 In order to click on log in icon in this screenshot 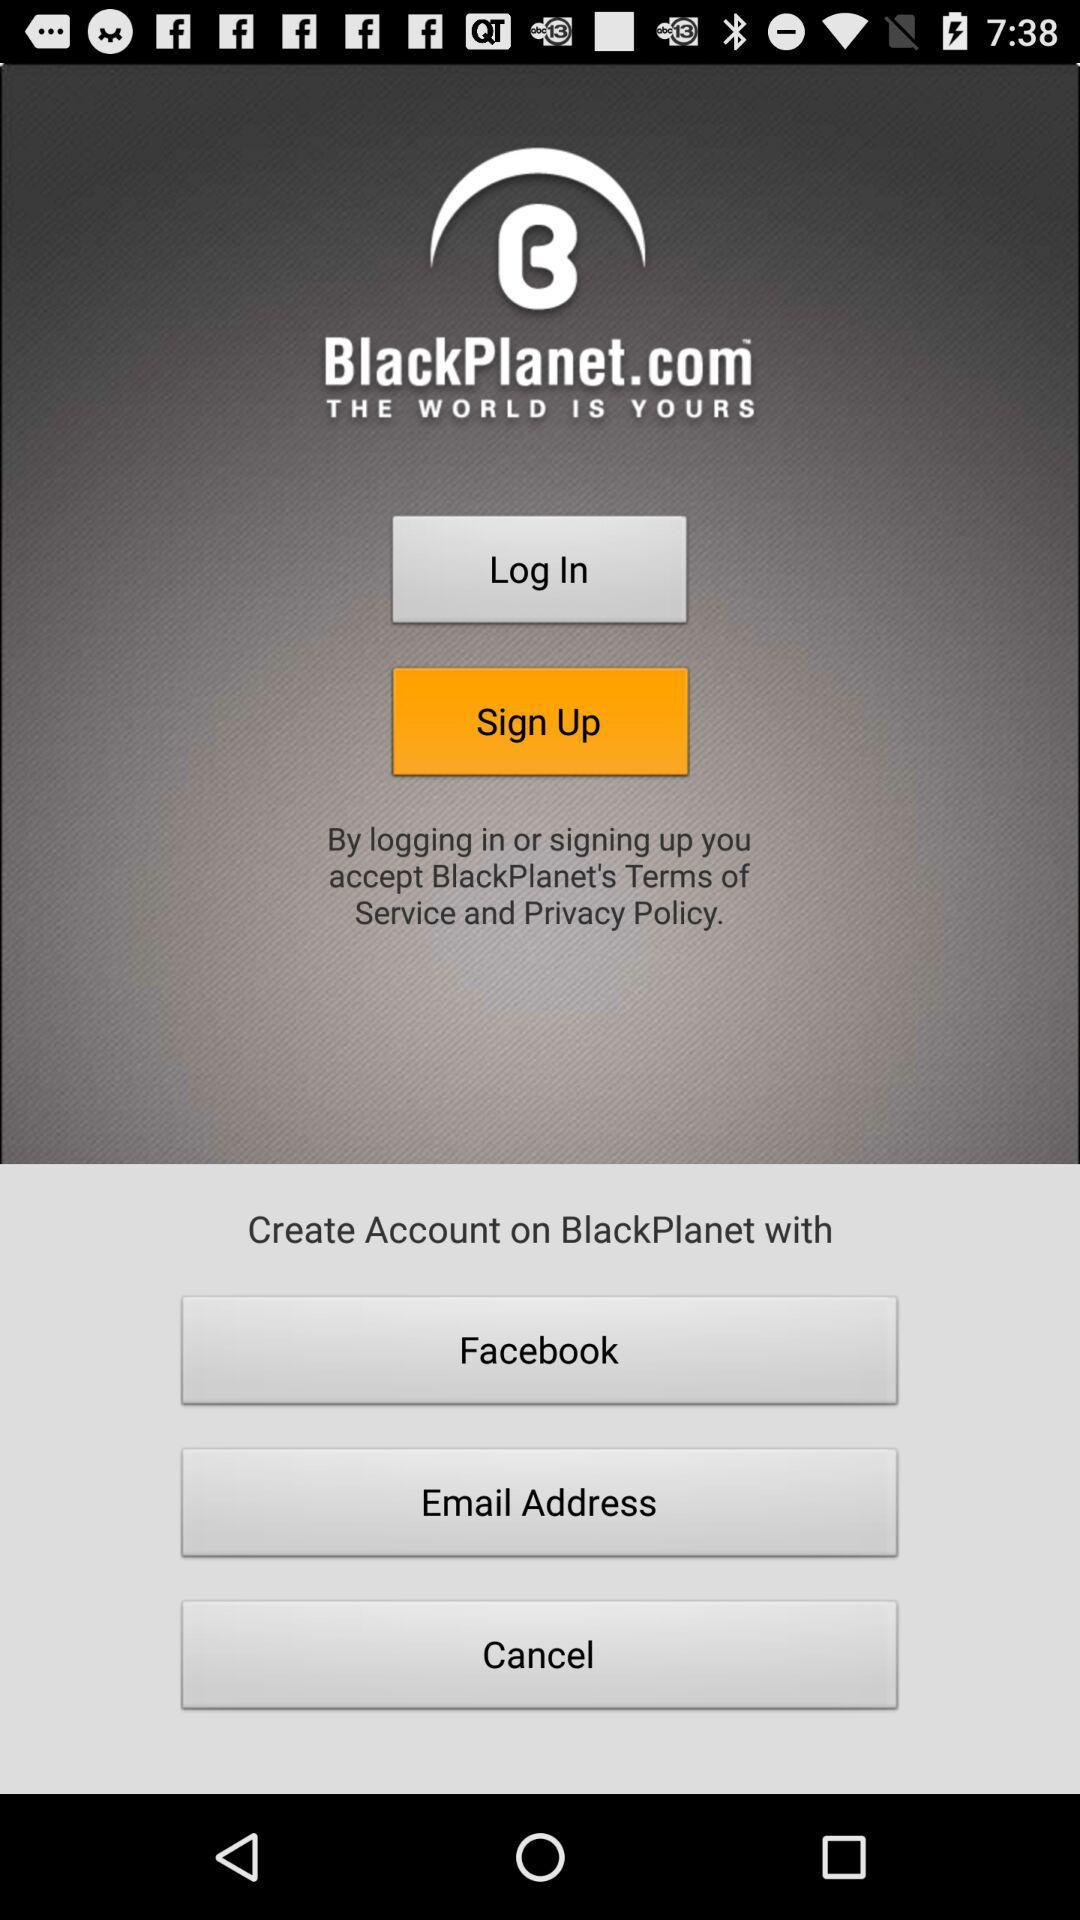, I will do `click(540, 574)`.